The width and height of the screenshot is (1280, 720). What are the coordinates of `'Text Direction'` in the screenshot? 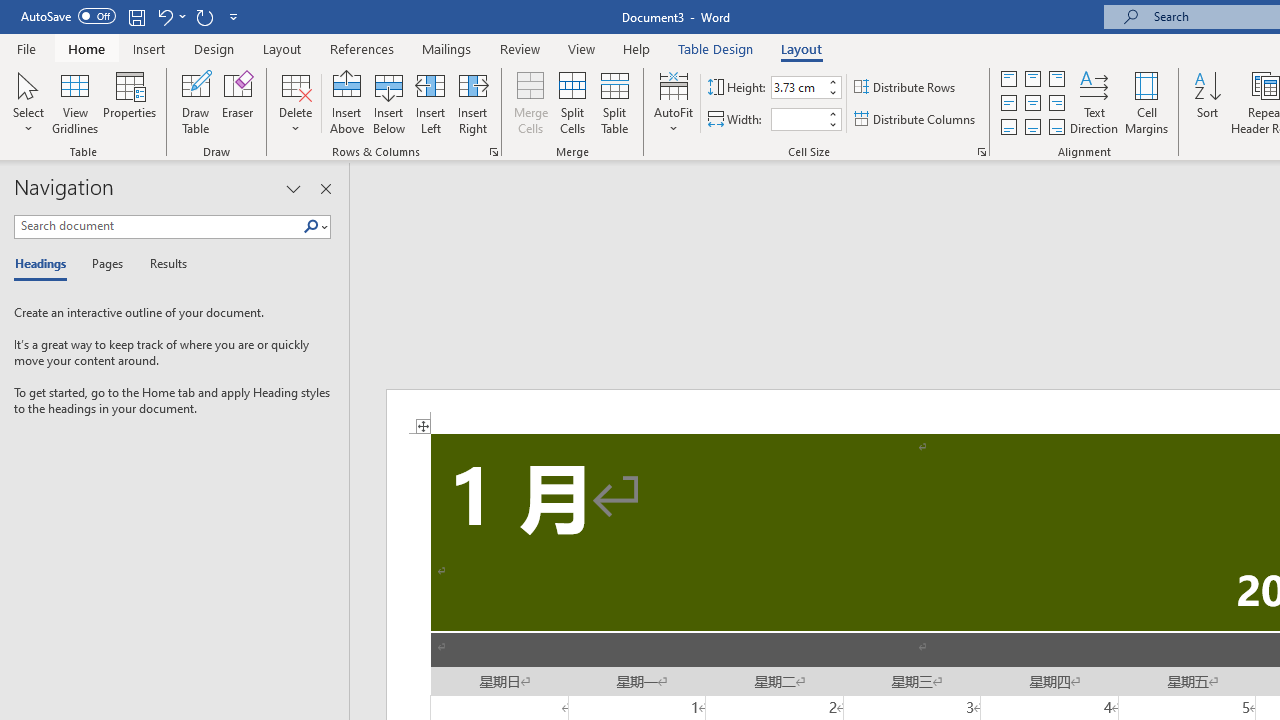 It's located at (1093, 103).